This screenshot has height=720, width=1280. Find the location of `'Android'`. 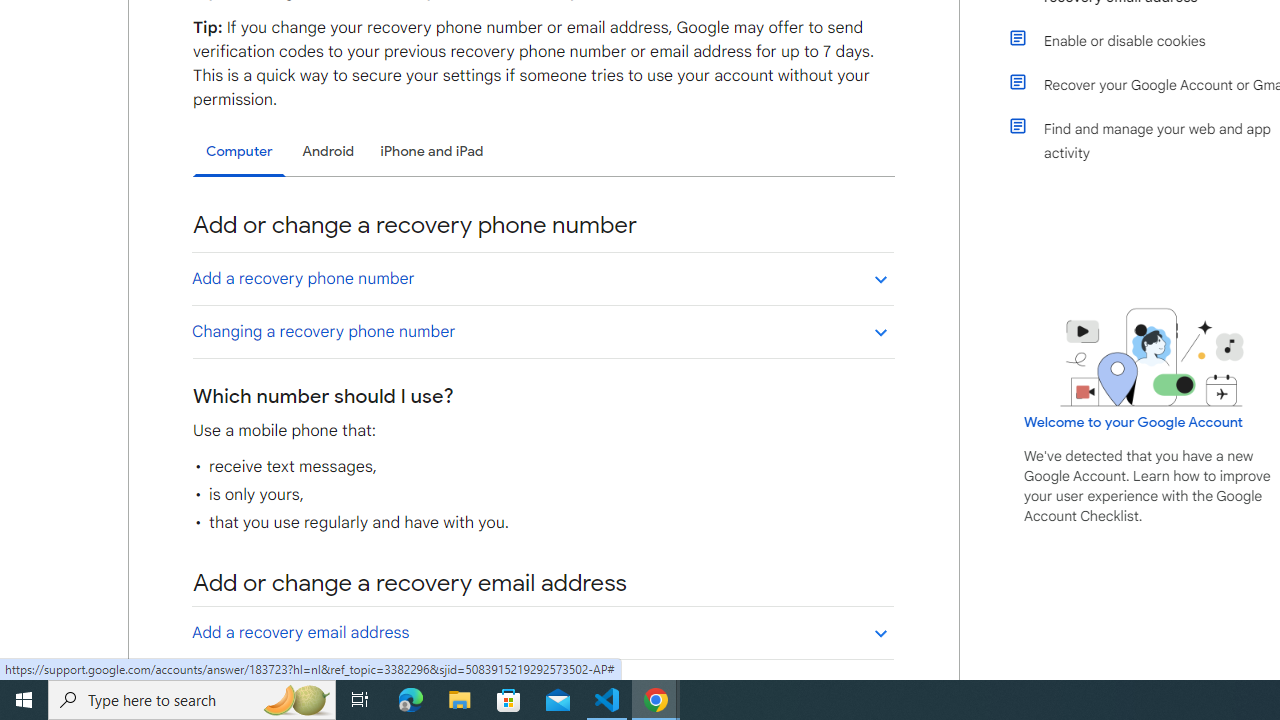

'Android' is located at coordinates (328, 150).